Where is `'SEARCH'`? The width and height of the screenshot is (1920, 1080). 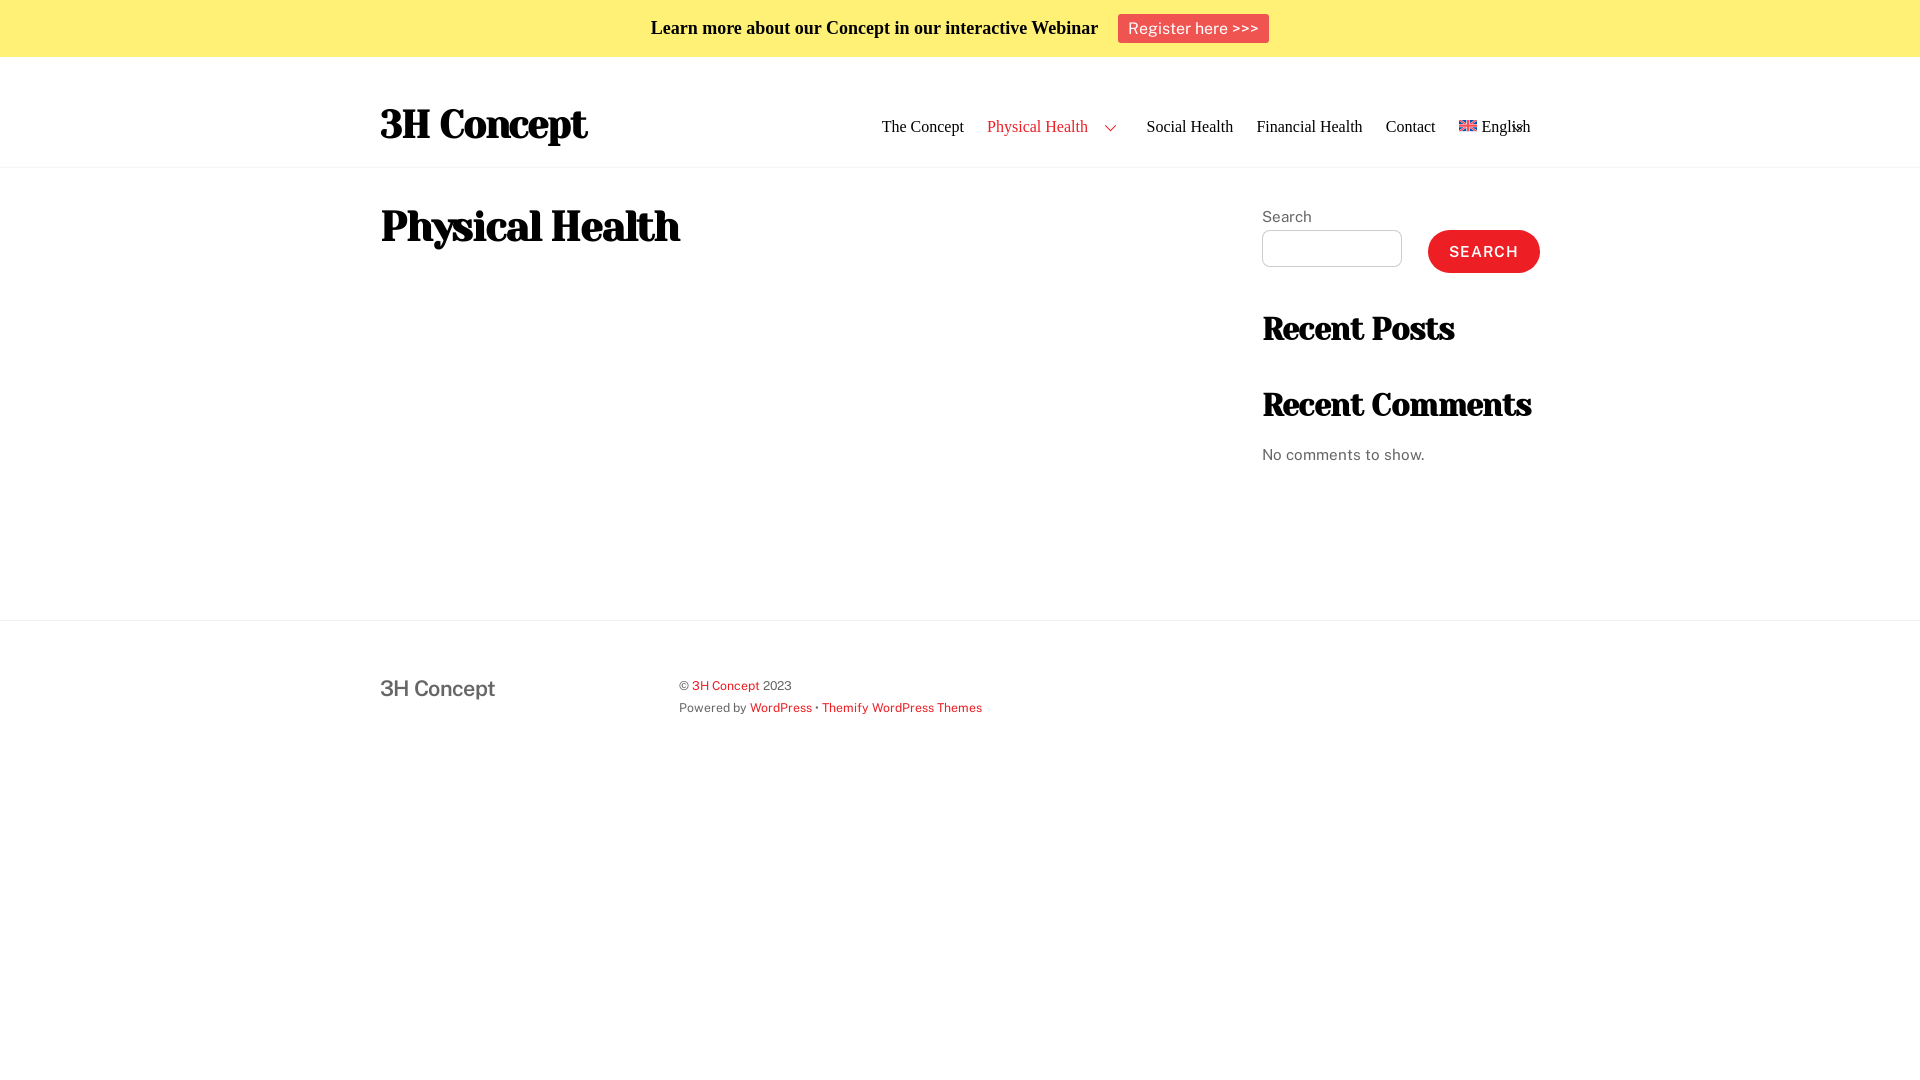 'SEARCH' is located at coordinates (1483, 250).